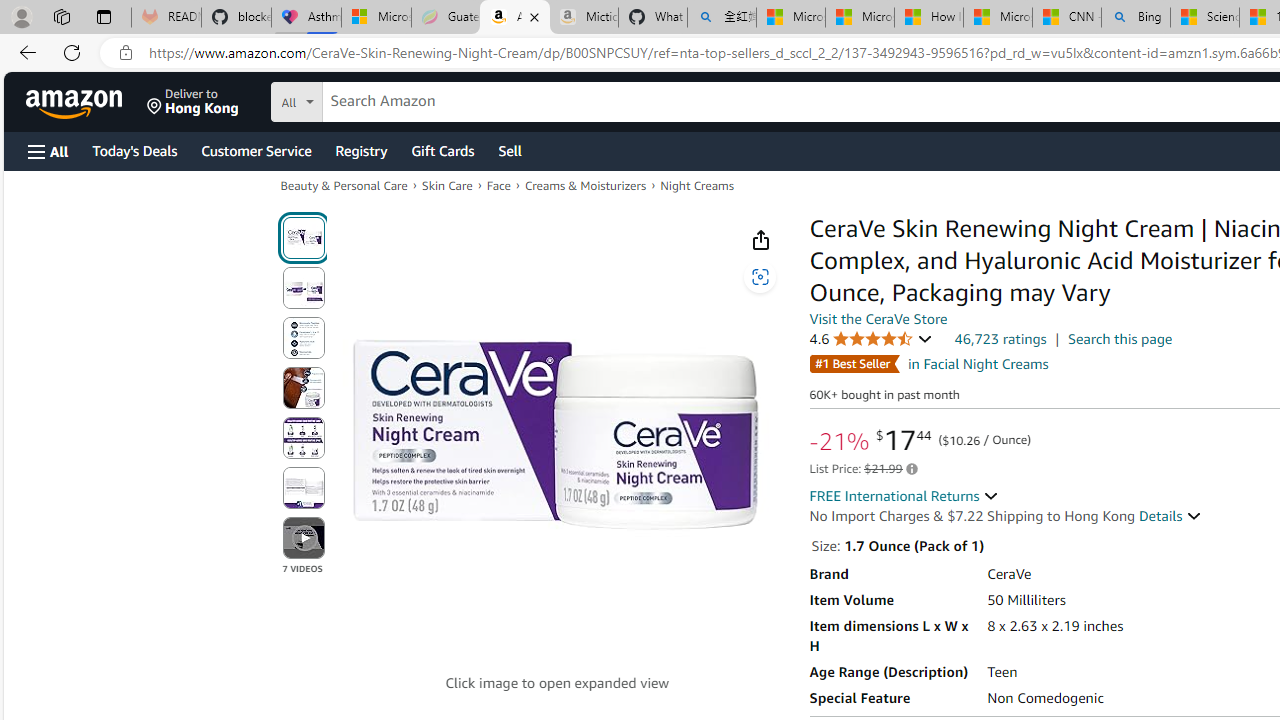 This screenshot has height=720, width=1280. I want to click on 'Details ', so click(1170, 515).